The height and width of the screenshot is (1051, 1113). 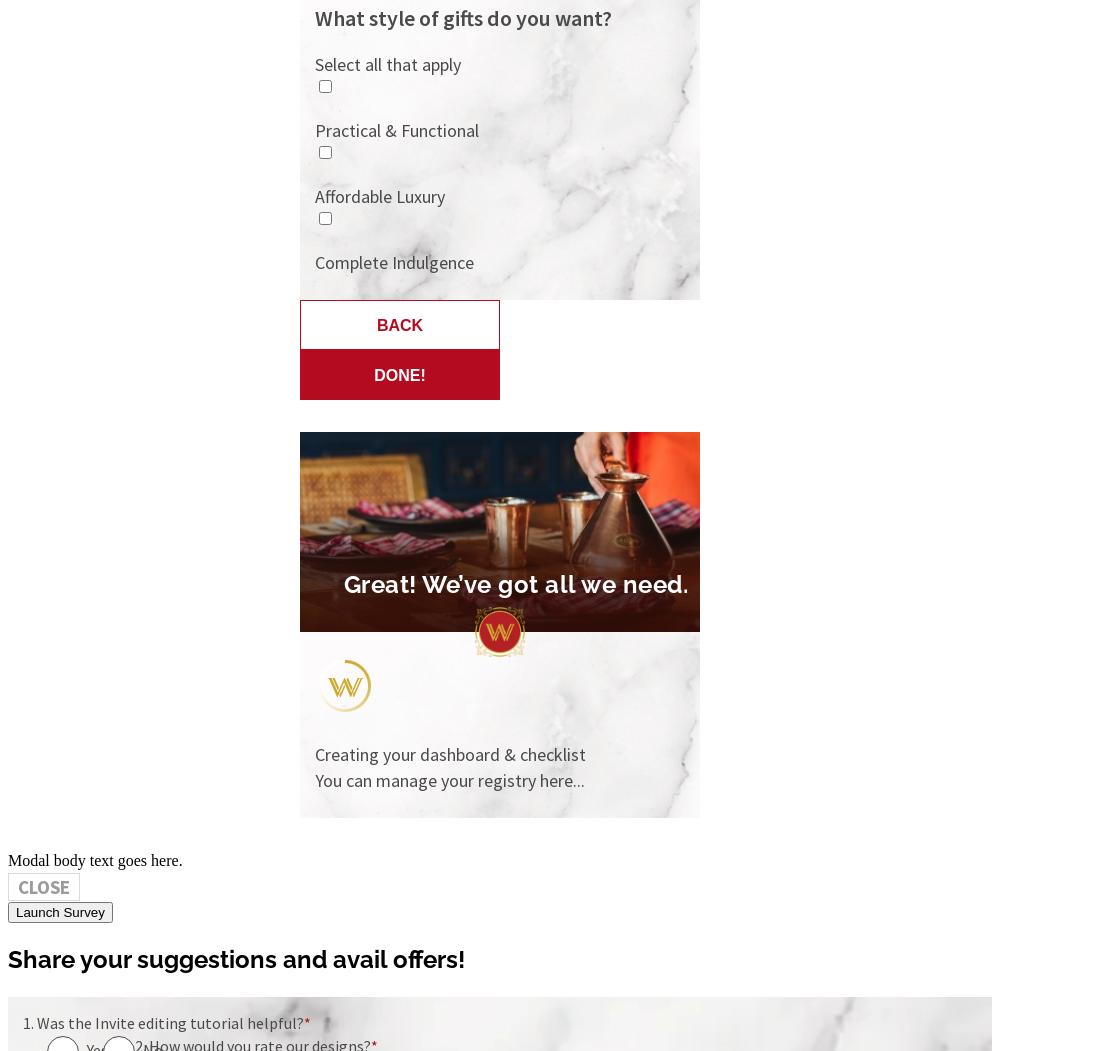 I want to click on 'Back', so click(x=398, y=325).